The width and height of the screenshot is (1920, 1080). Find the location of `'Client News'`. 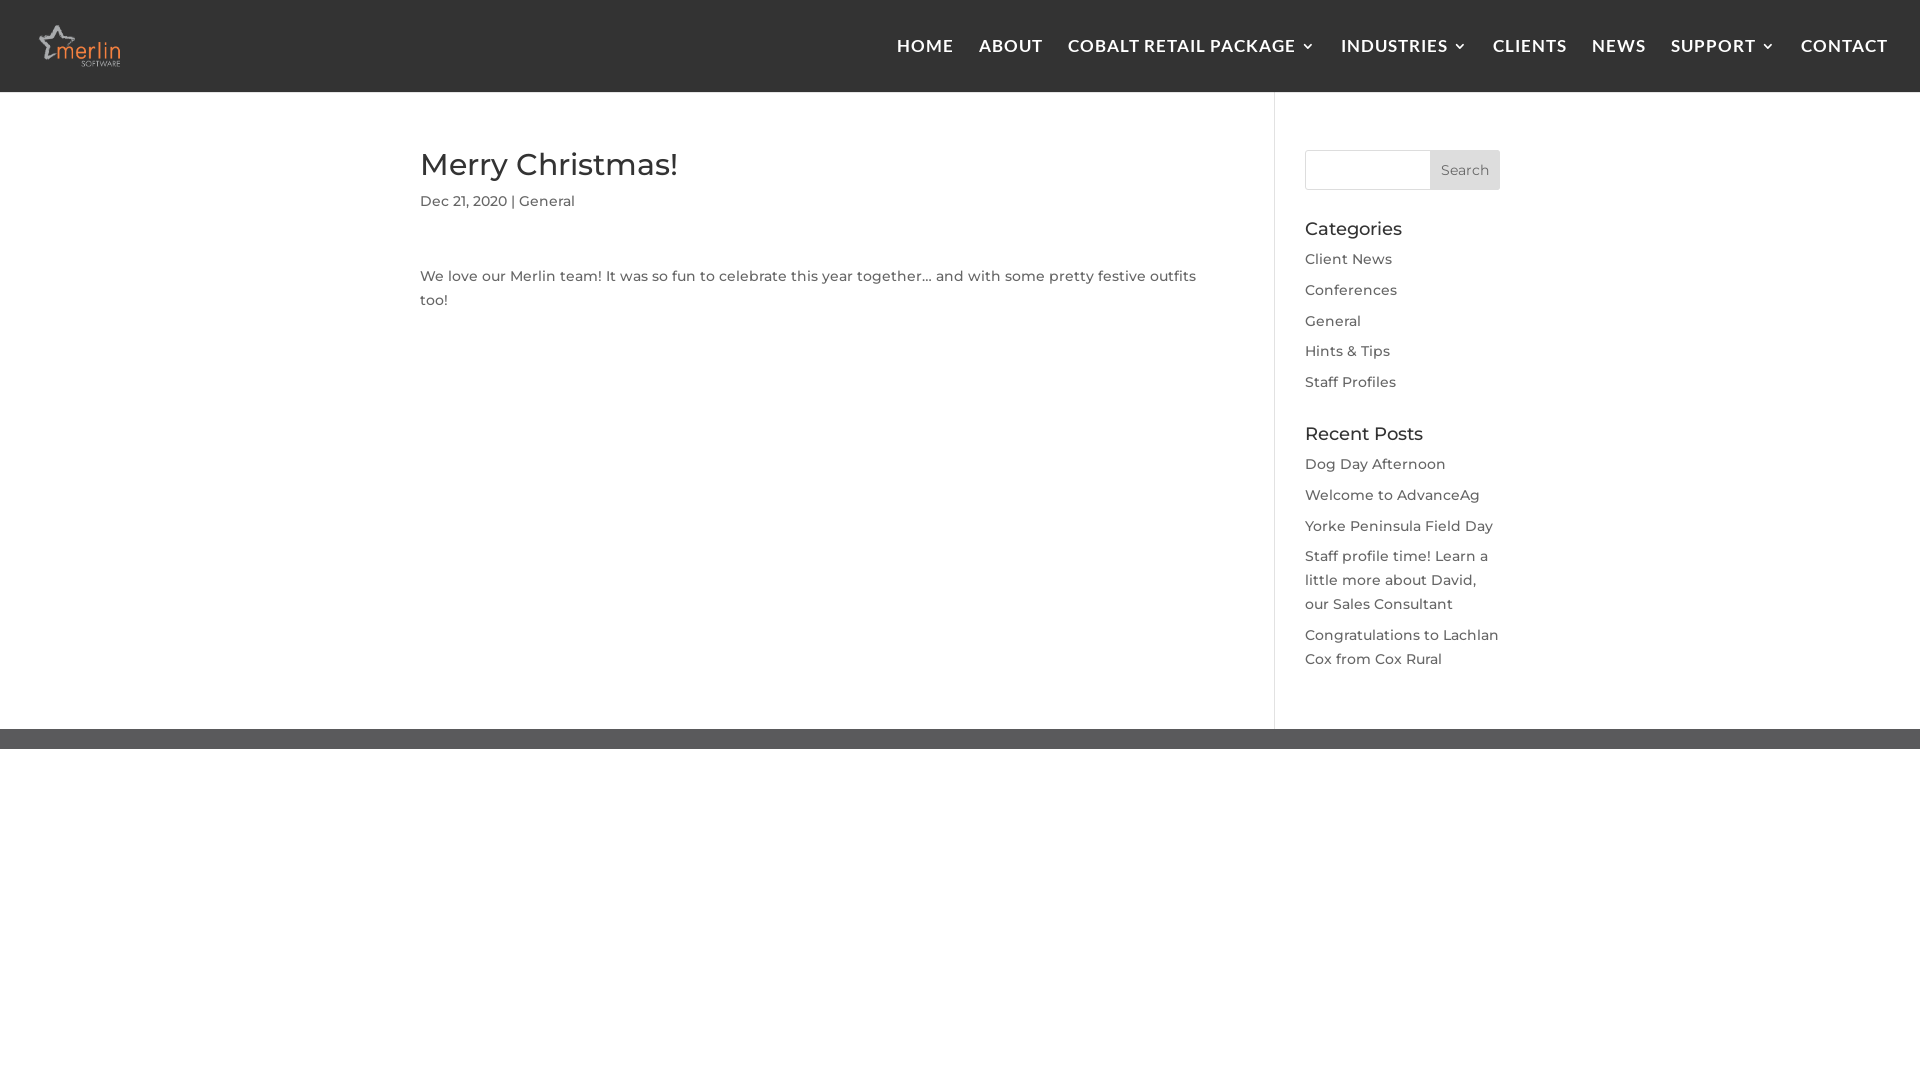

'Client News' is located at coordinates (1305, 257).